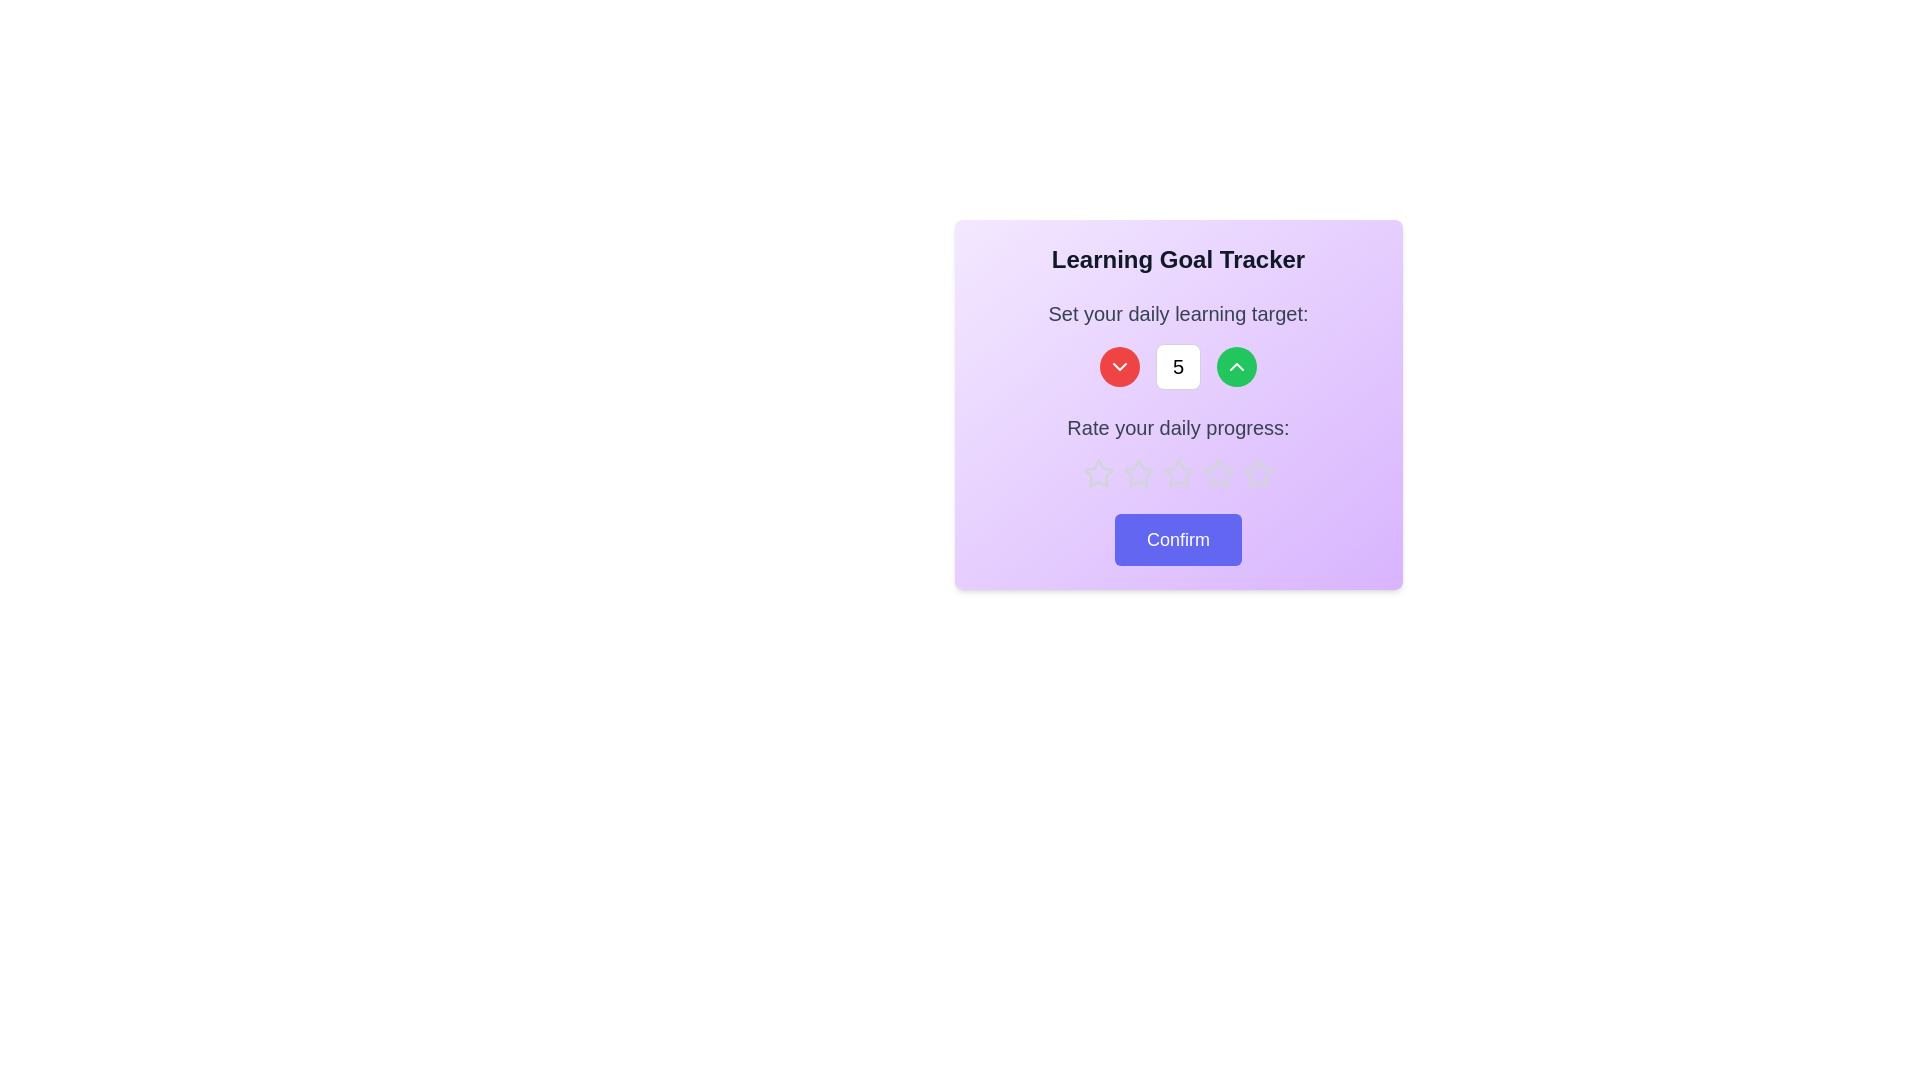  What do you see at coordinates (1178, 258) in the screenshot?
I see `title text located at the top of the card, which serves as a heading for the content below` at bounding box center [1178, 258].